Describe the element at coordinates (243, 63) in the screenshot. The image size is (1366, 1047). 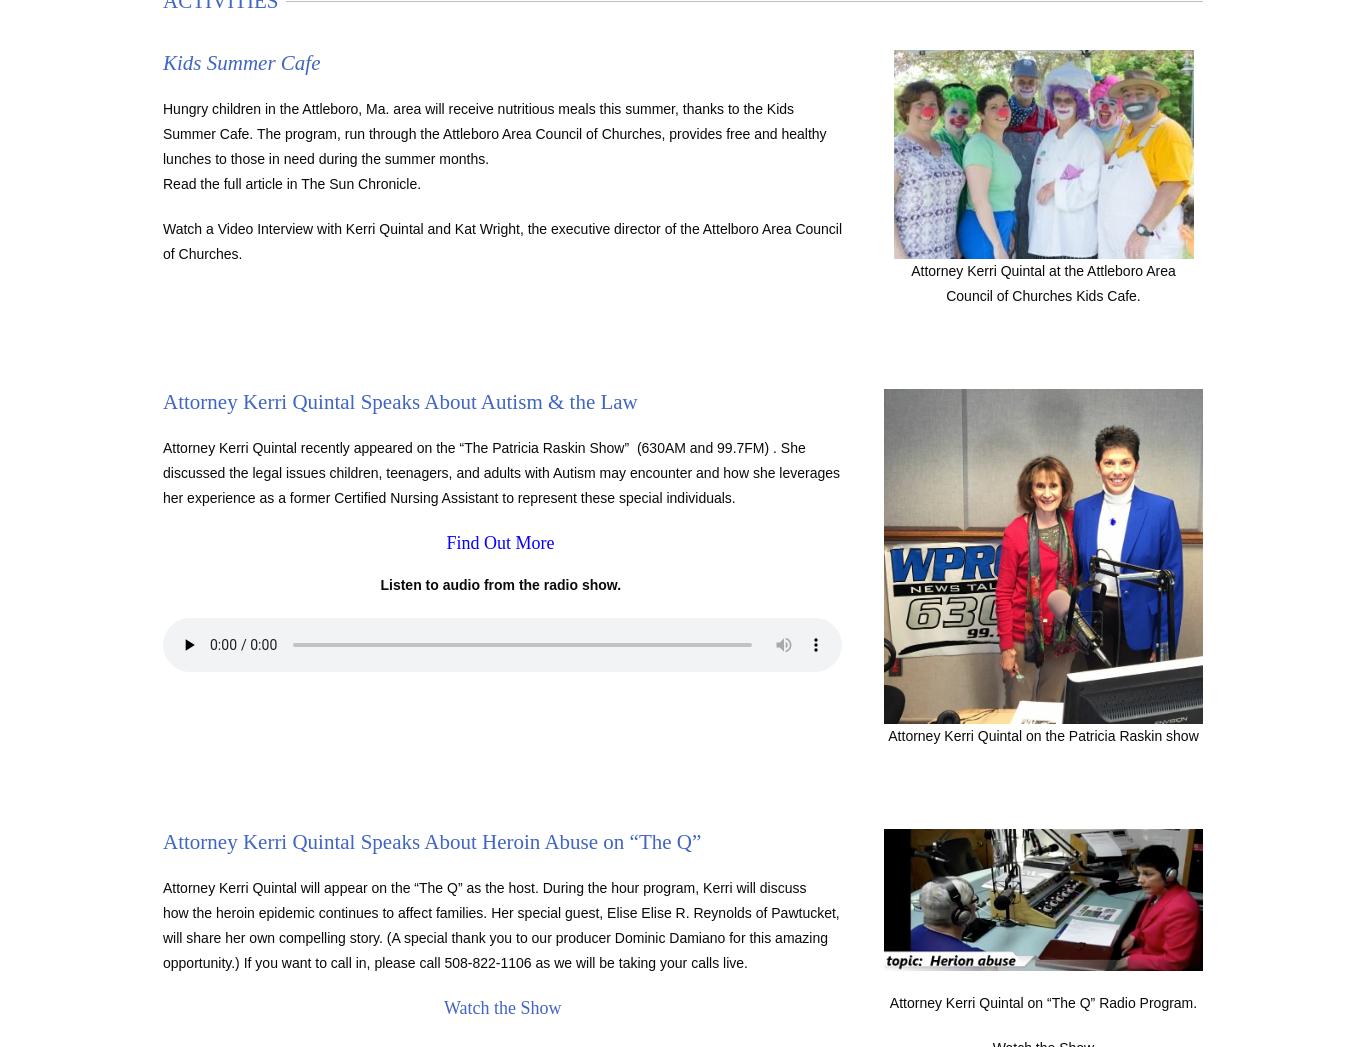
I see `'Kids Summer Cafe'` at that location.